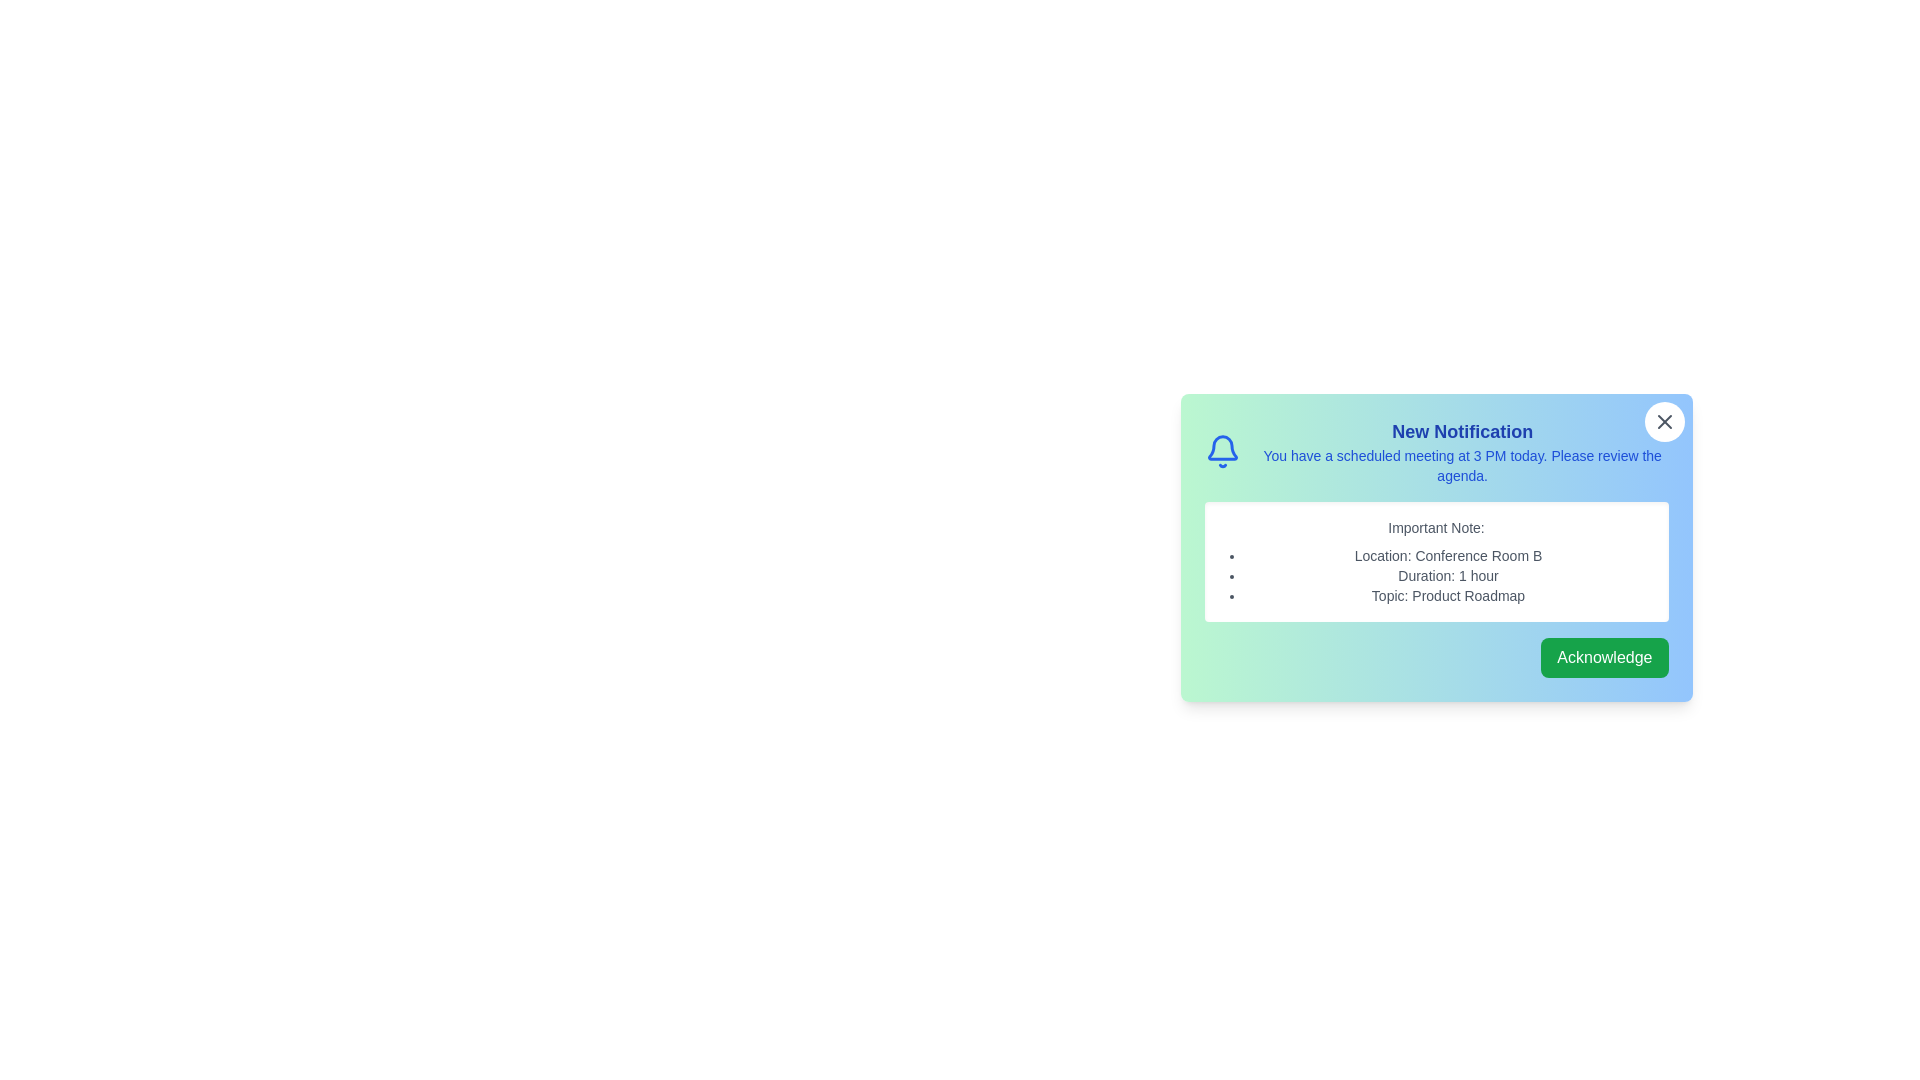 This screenshot has width=1920, height=1080. I want to click on the 'Acknowledge' button to mark the notification as acknowledged, so click(1604, 658).